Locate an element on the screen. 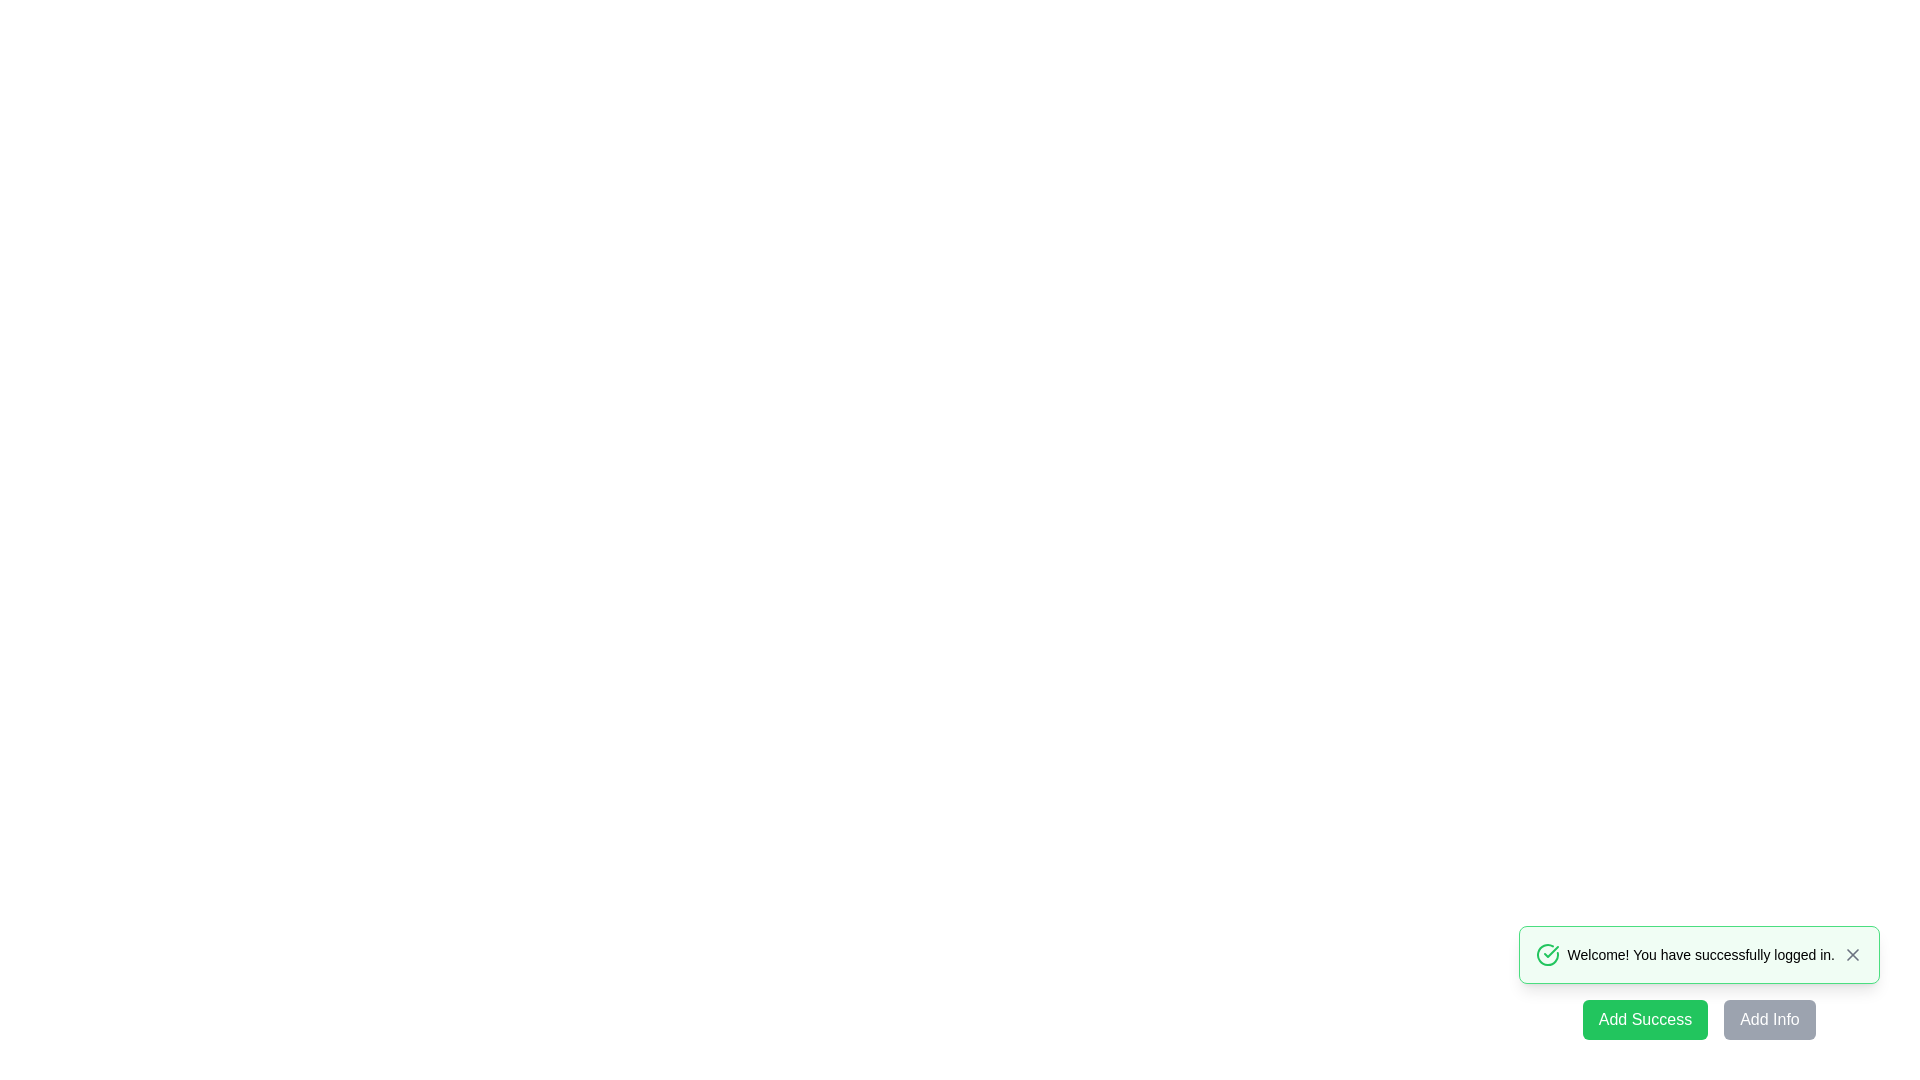 This screenshot has width=1920, height=1080. the button located at the bottom-right corner of the interface is located at coordinates (1770, 1019).